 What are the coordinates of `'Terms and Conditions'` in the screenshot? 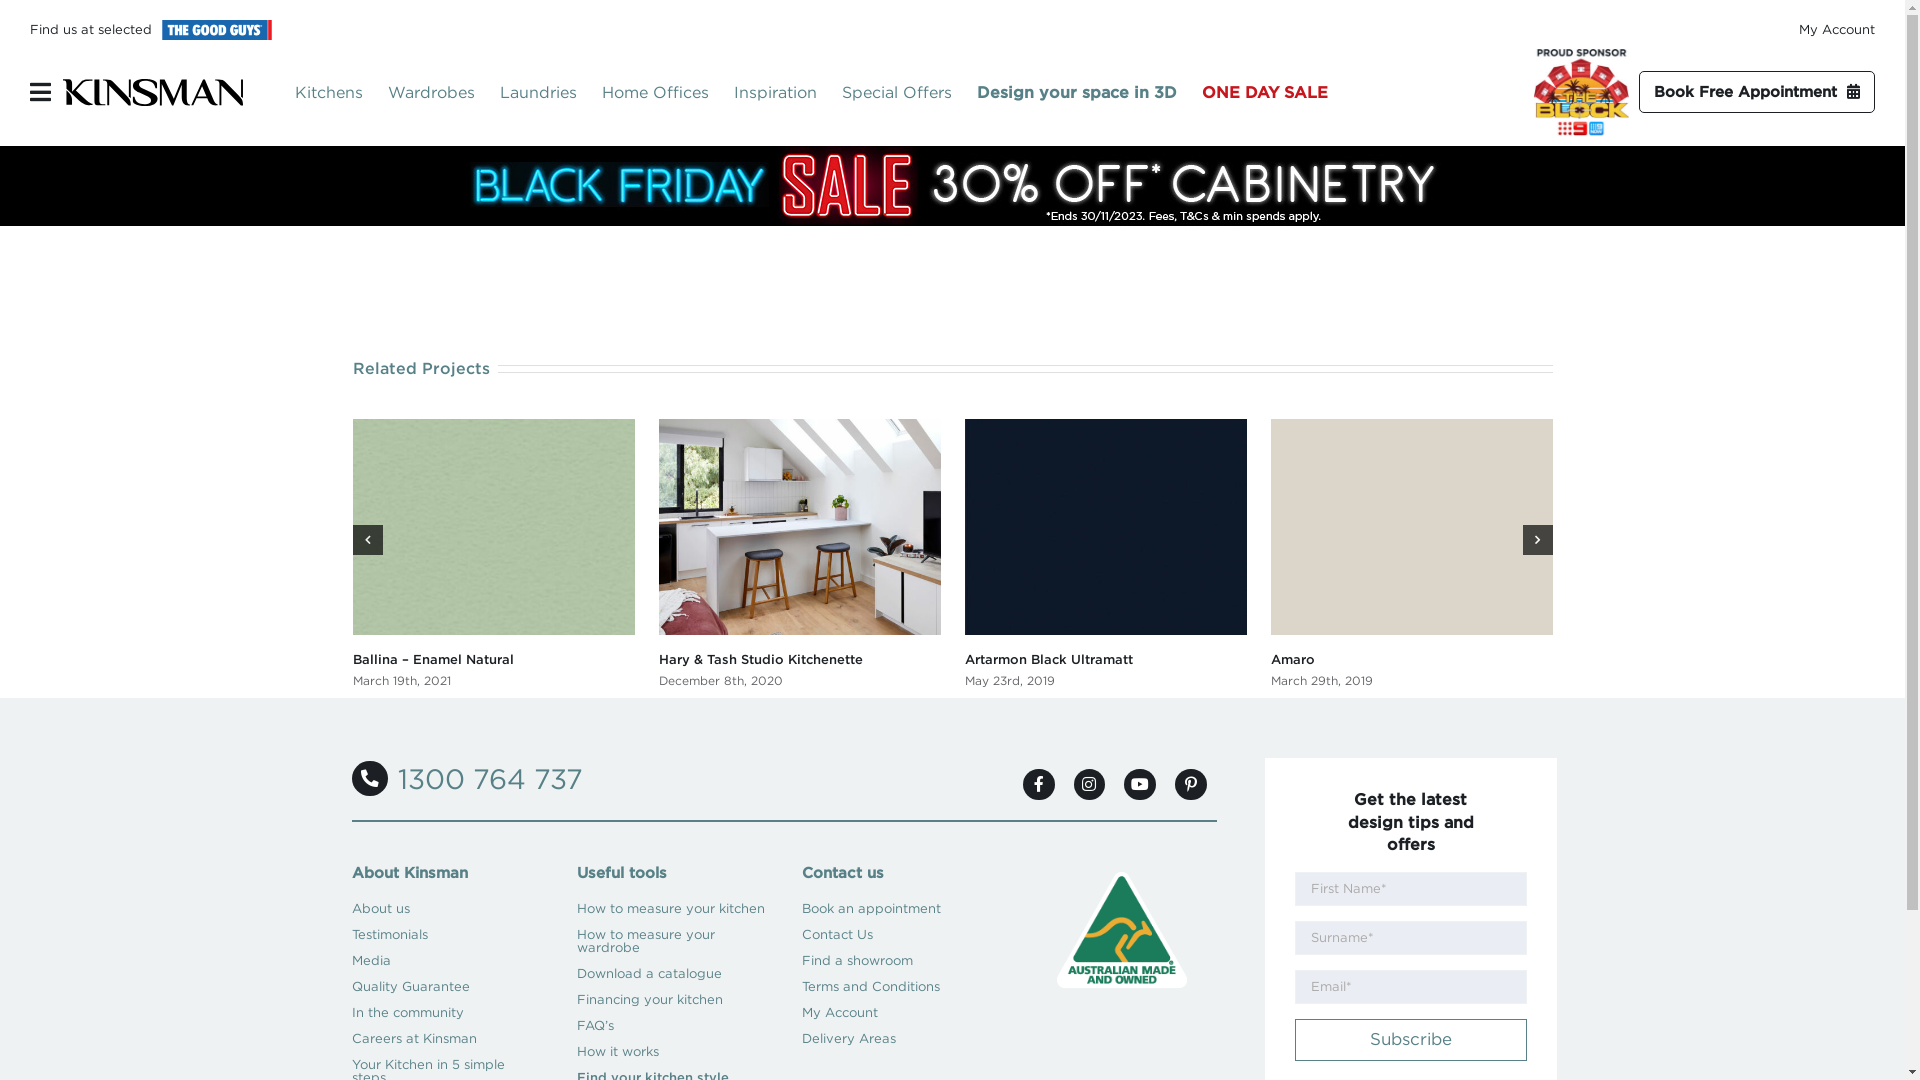 It's located at (895, 986).